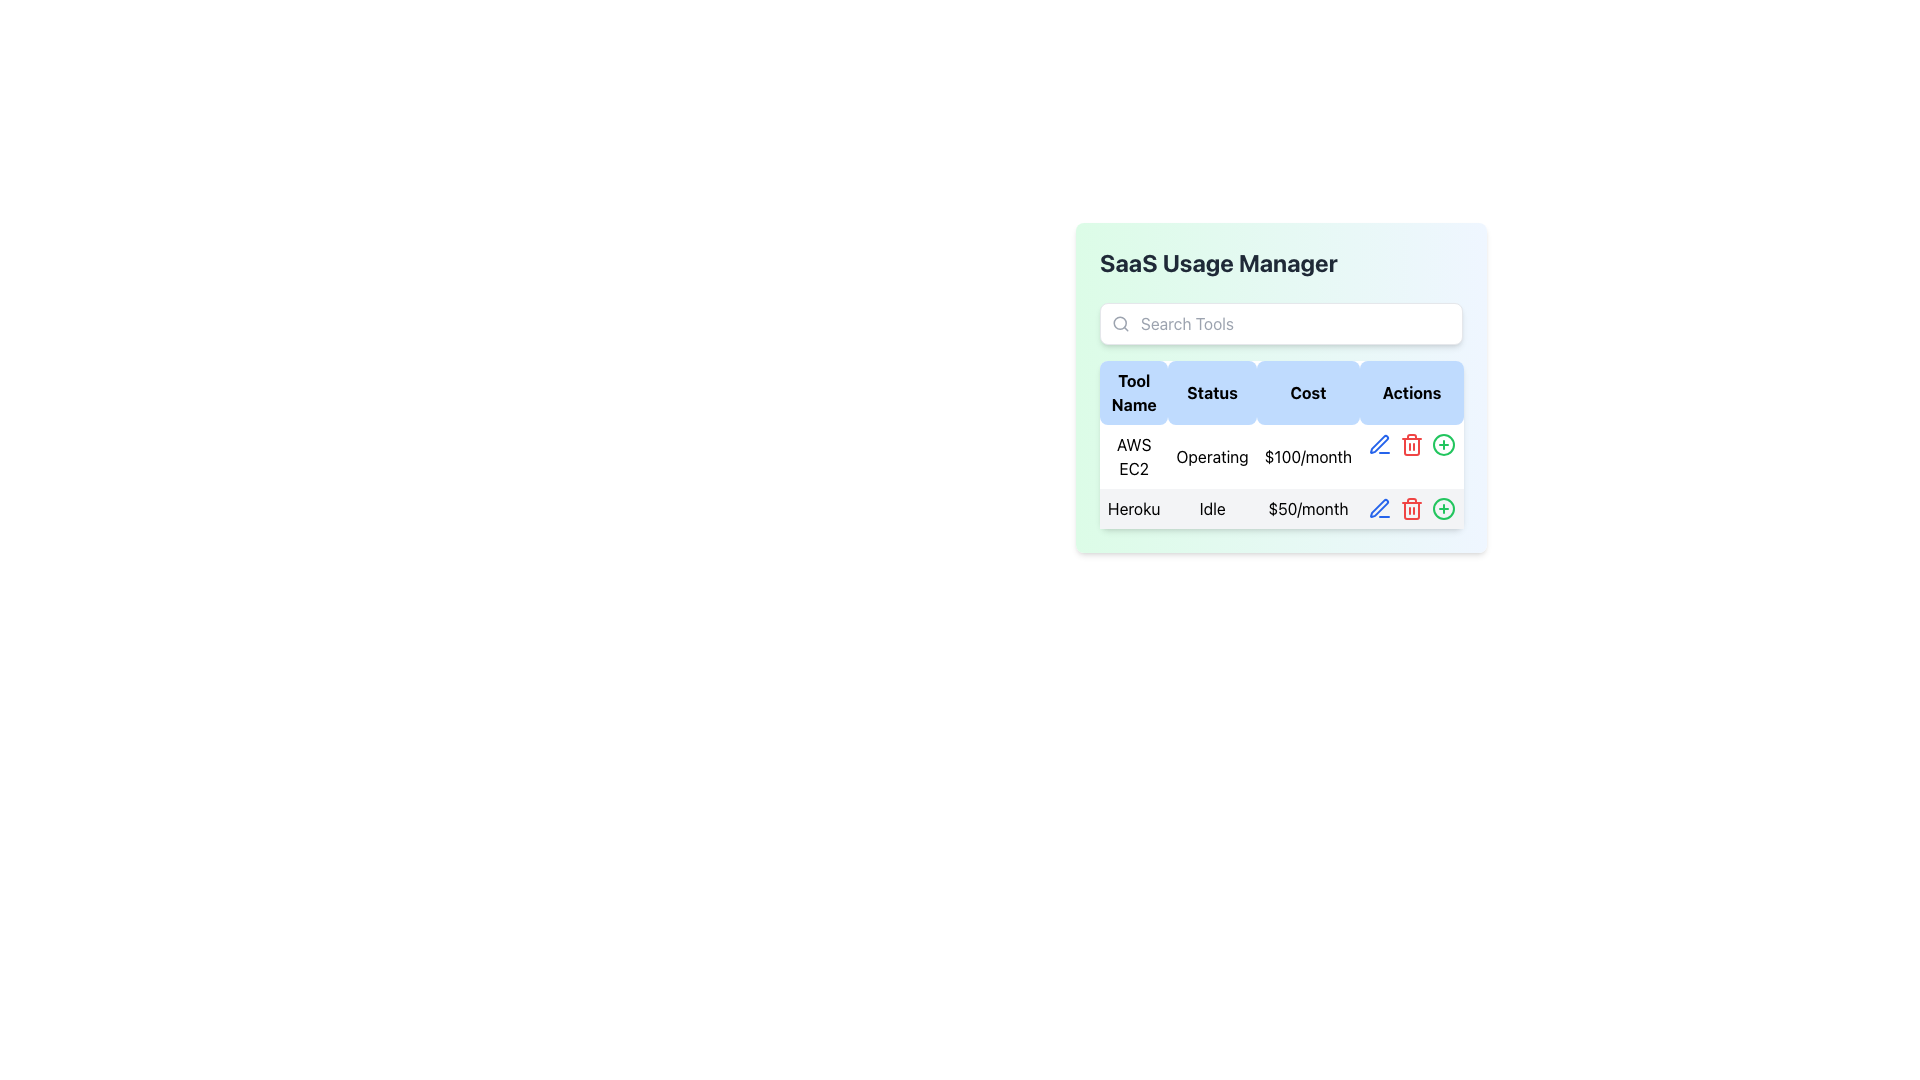 This screenshot has height=1080, width=1920. Describe the element at coordinates (1444, 443) in the screenshot. I see `the SVG circle that serves as the decorative background for the plus symbol in the Actions column of the Heroku row in the table` at that location.